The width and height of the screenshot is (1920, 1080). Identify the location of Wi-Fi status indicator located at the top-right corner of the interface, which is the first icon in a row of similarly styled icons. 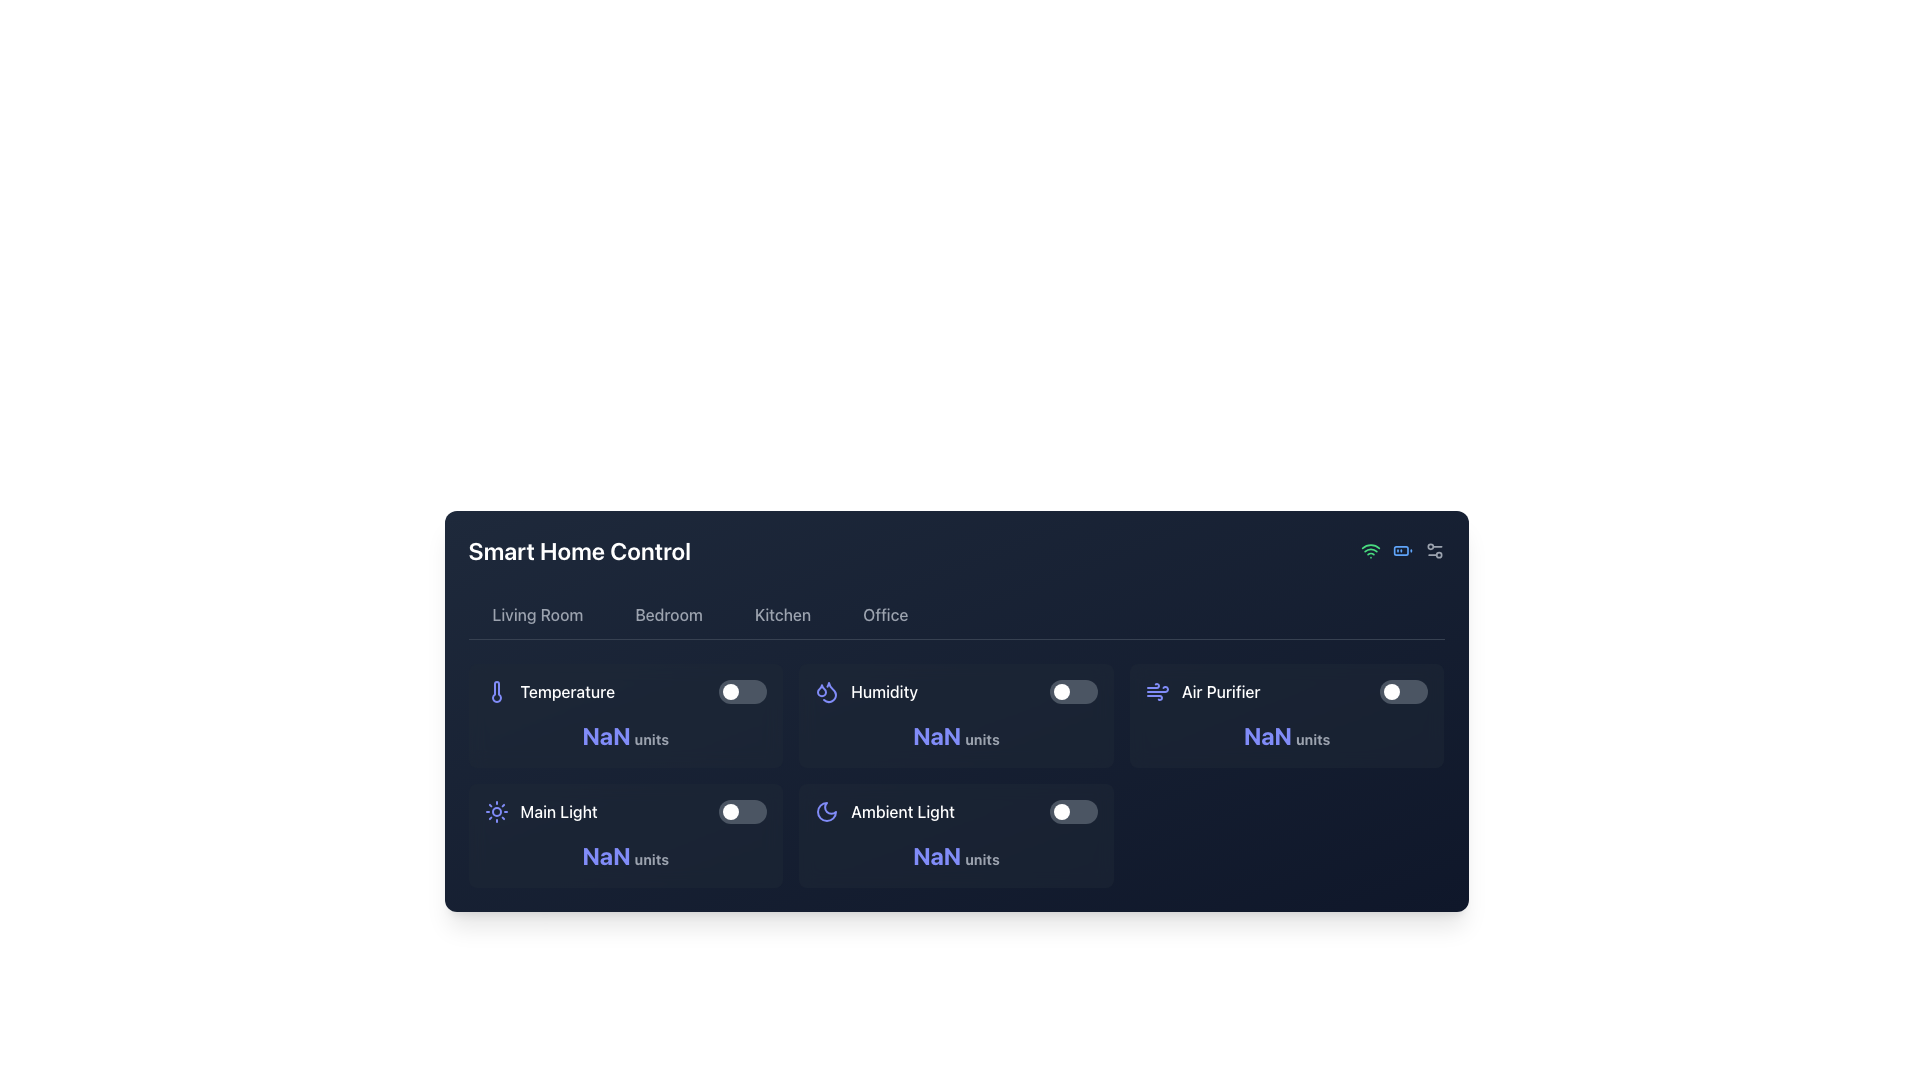
(1369, 551).